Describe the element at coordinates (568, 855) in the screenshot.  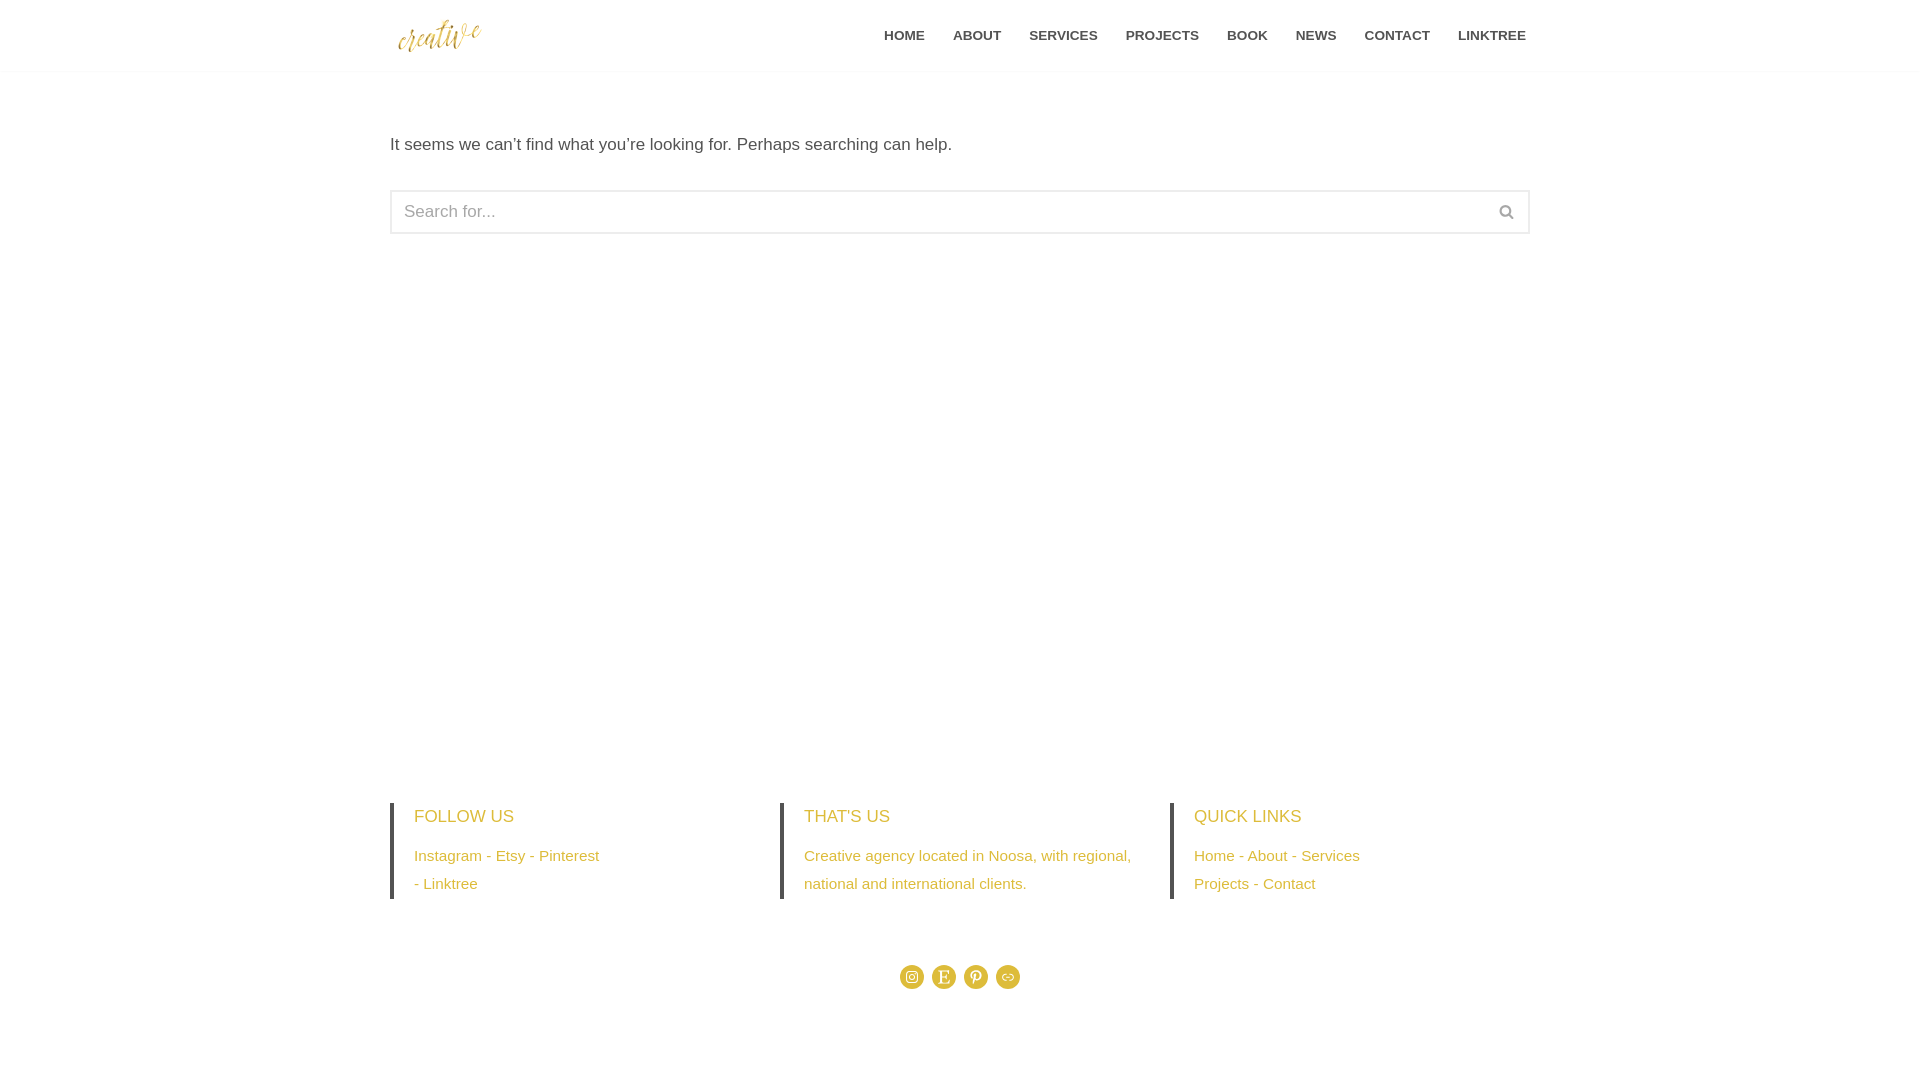
I see `'Pinterest'` at that location.